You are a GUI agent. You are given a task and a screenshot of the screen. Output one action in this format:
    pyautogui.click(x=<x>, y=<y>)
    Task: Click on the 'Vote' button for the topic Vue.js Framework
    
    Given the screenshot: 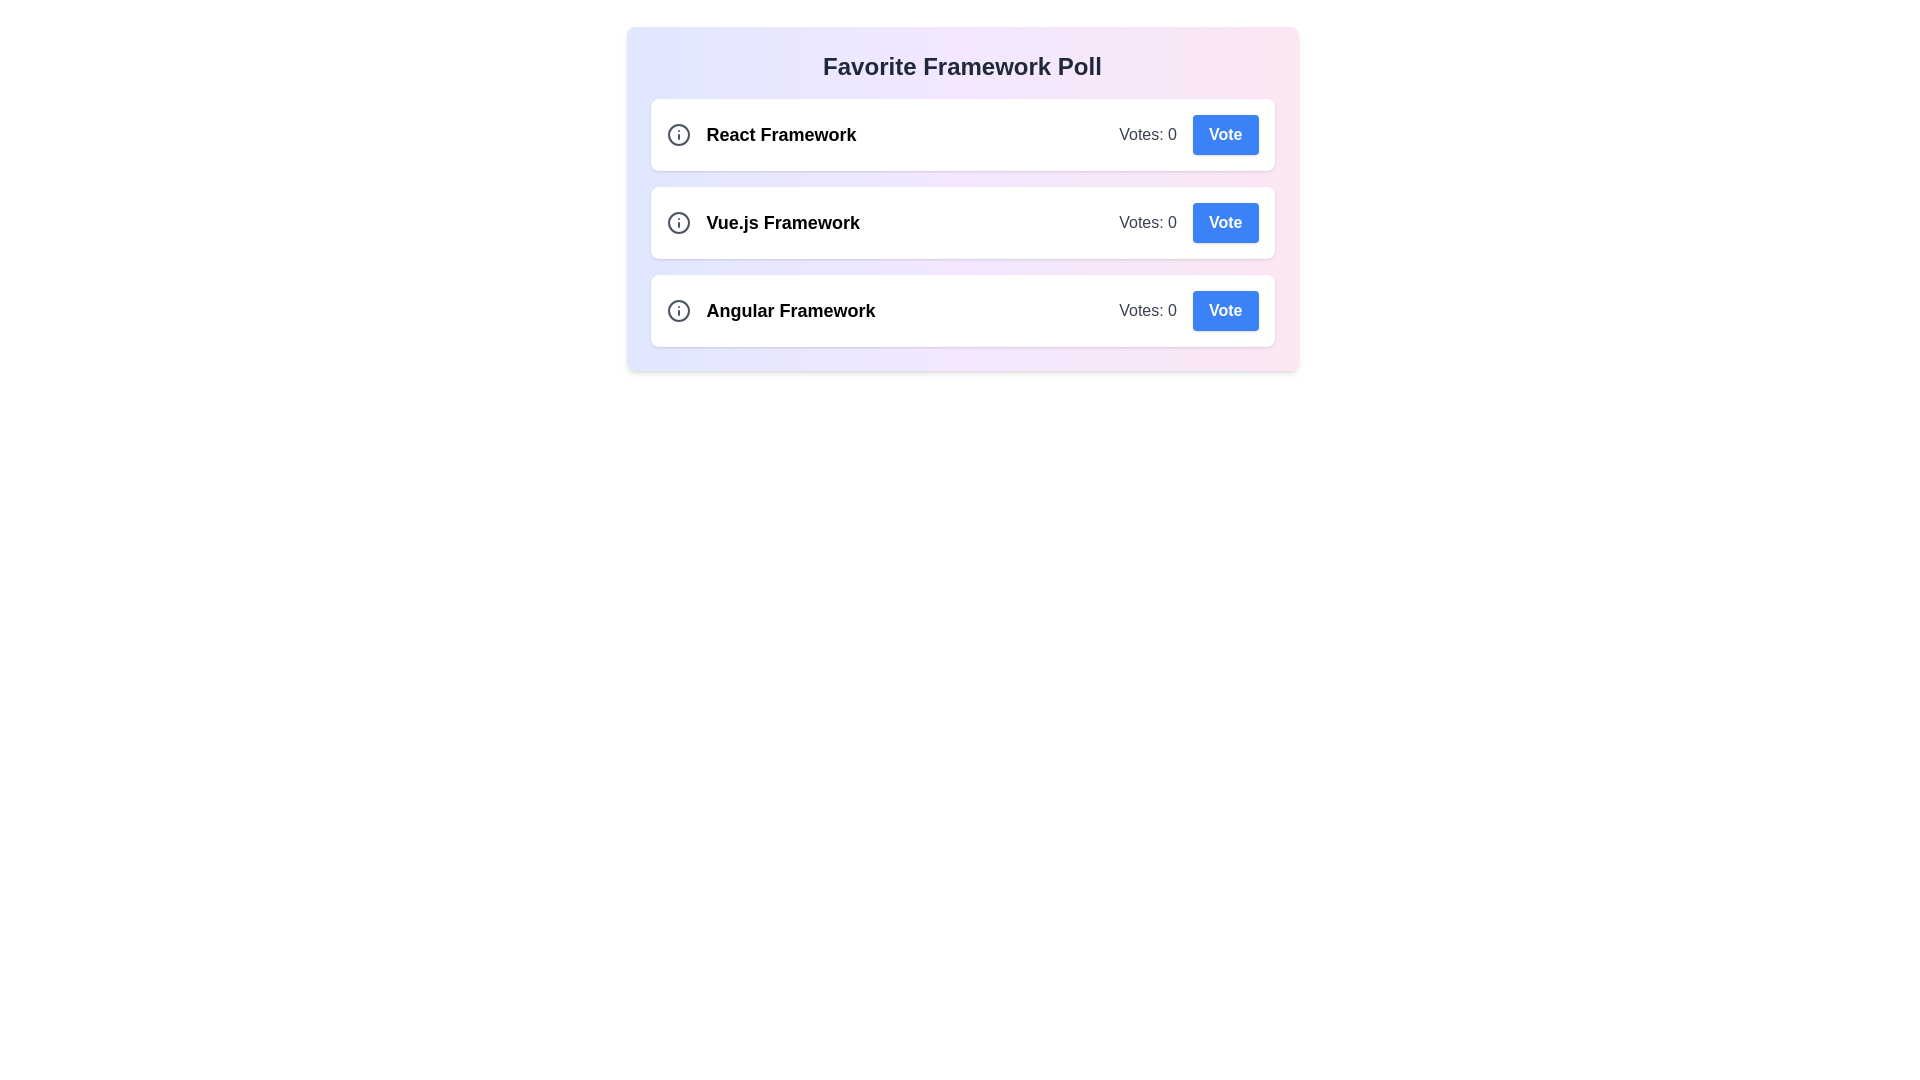 What is the action you would take?
    pyautogui.click(x=1224, y=223)
    